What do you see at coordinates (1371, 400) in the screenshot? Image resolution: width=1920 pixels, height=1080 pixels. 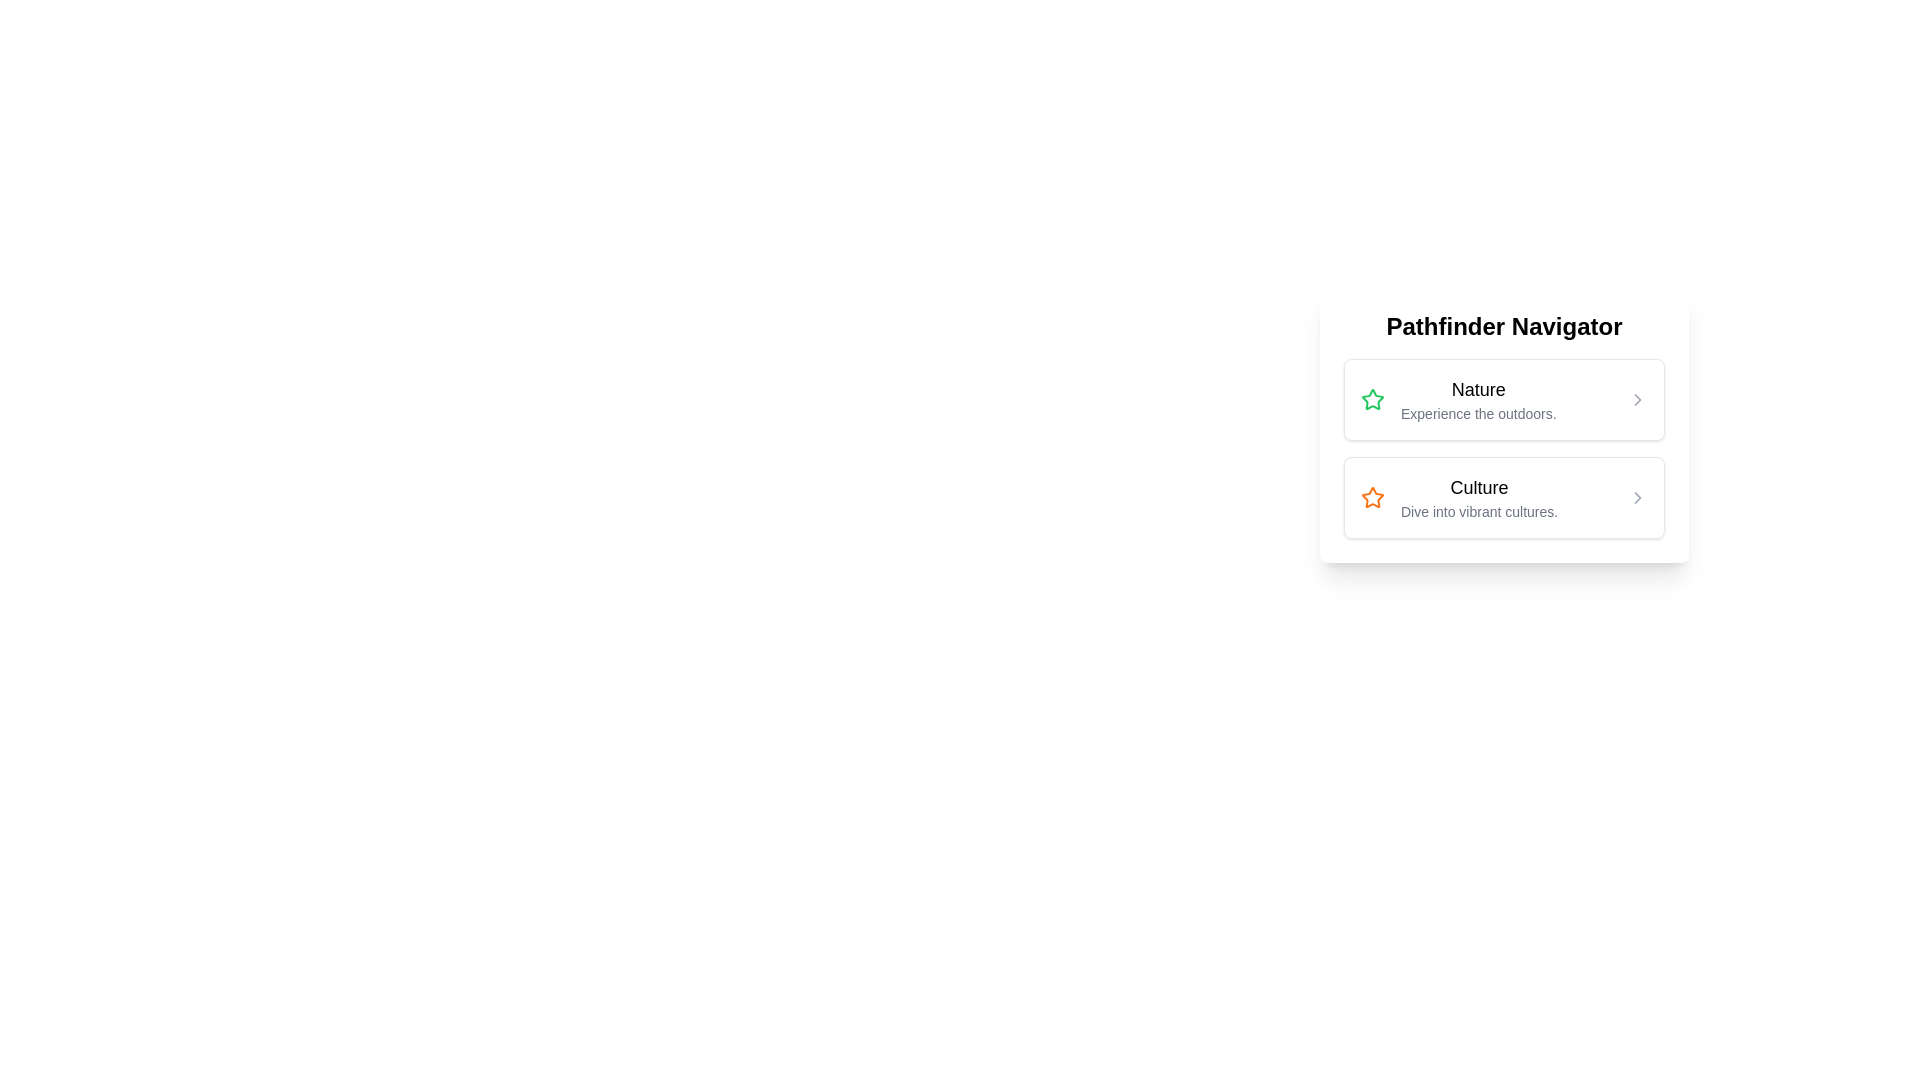 I see `the green star icon located in the 'Nature' row of the 'Pathfinder Navigator' section, which is positioned to the left of the label 'Nature'` at bounding box center [1371, 400].